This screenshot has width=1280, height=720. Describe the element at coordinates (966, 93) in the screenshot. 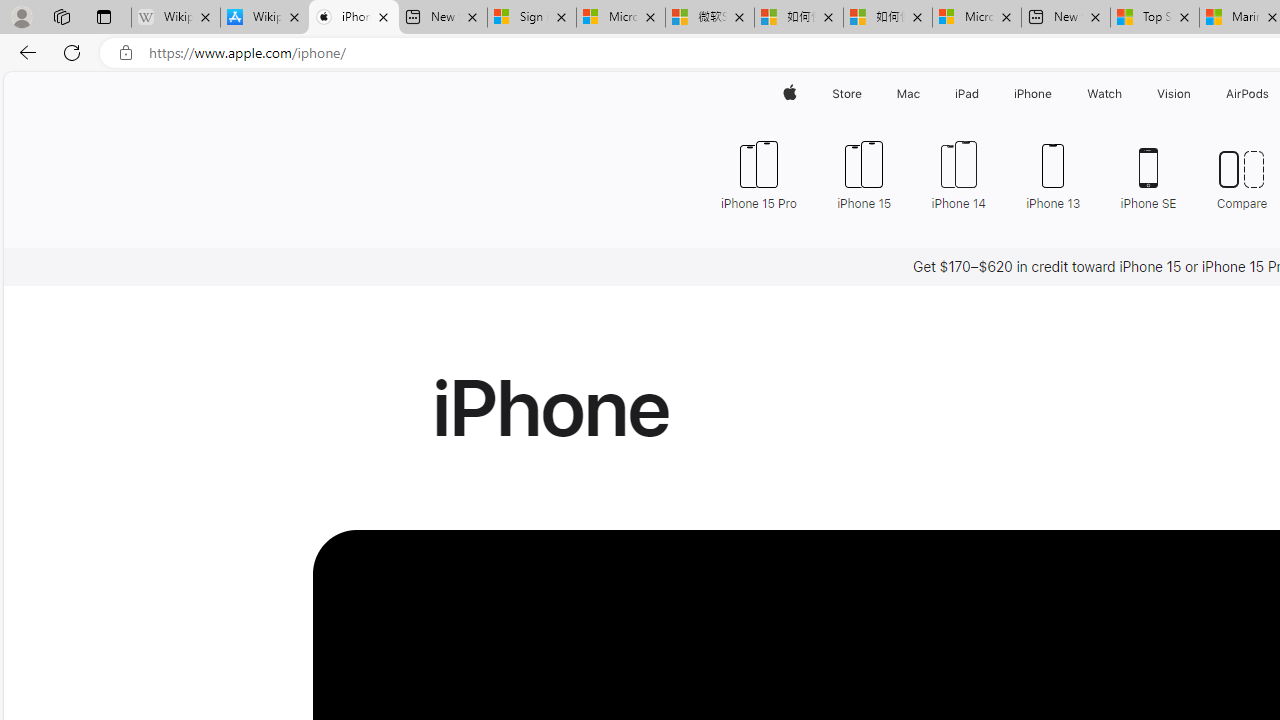

I see `'iPad'` at that location.